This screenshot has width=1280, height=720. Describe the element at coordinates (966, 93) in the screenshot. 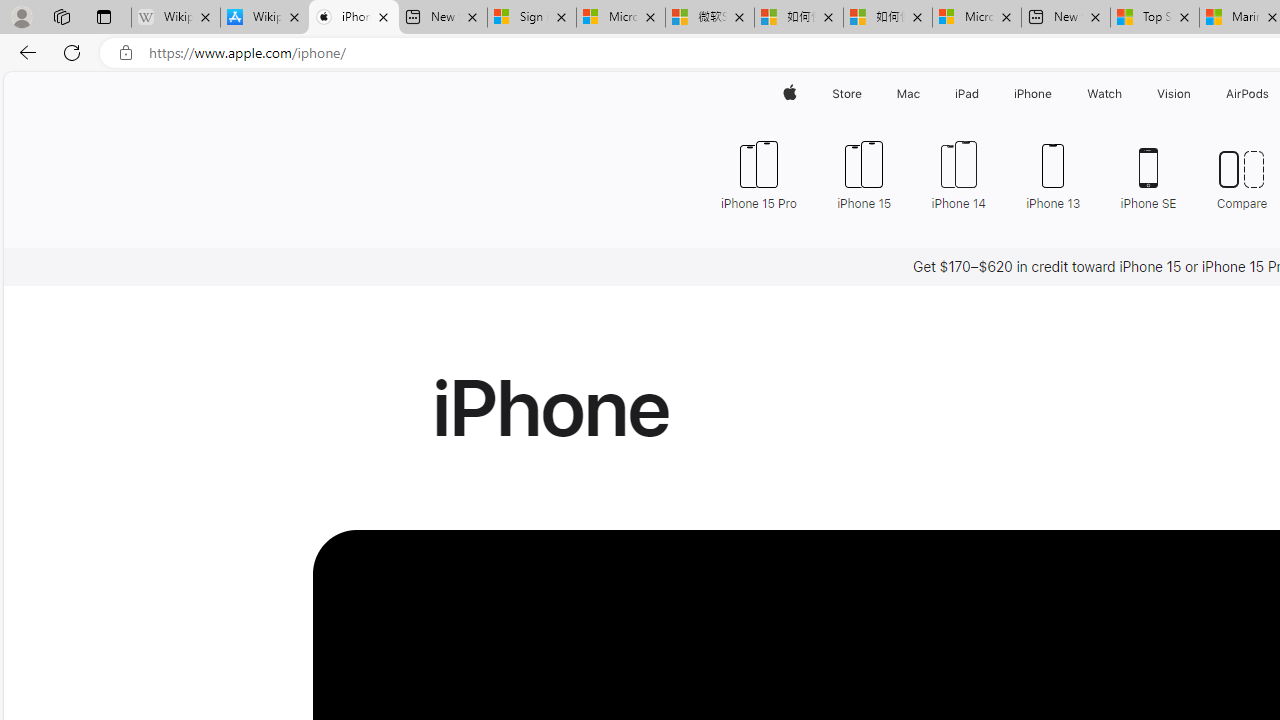

I see `'iPad'` at that location.